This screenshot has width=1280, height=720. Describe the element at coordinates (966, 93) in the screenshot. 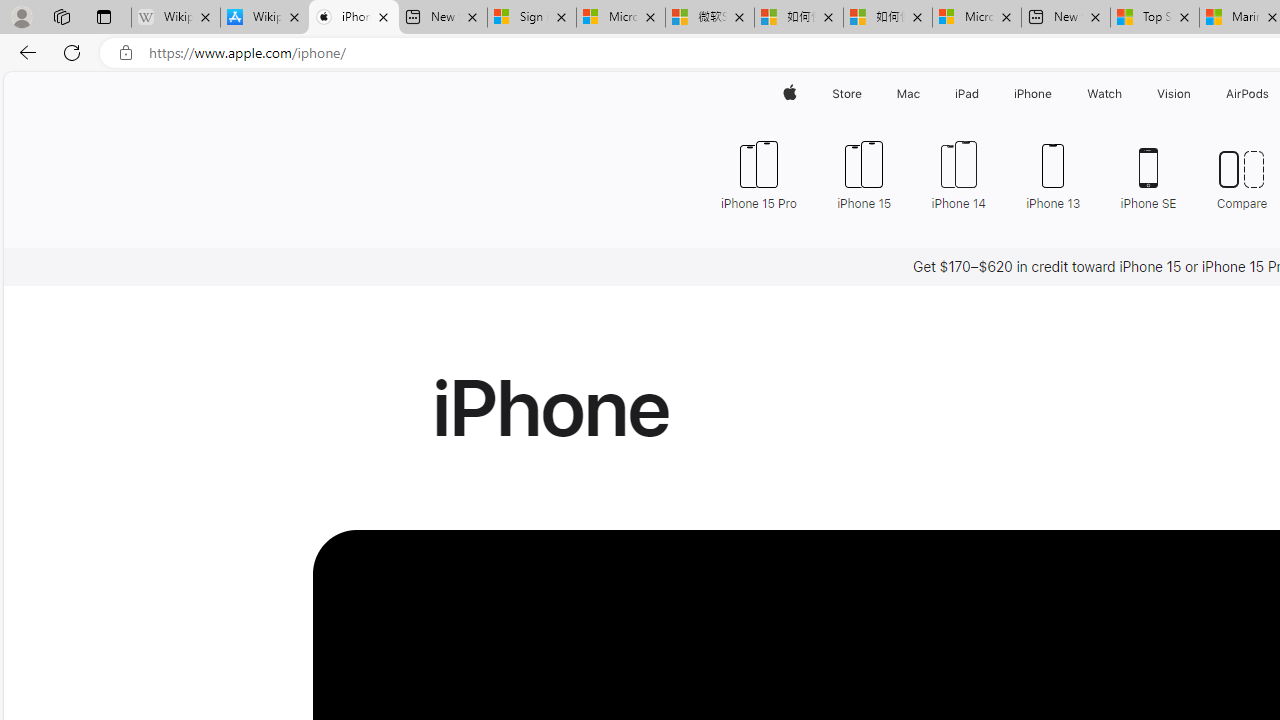

I see `'iPad'` at that location.